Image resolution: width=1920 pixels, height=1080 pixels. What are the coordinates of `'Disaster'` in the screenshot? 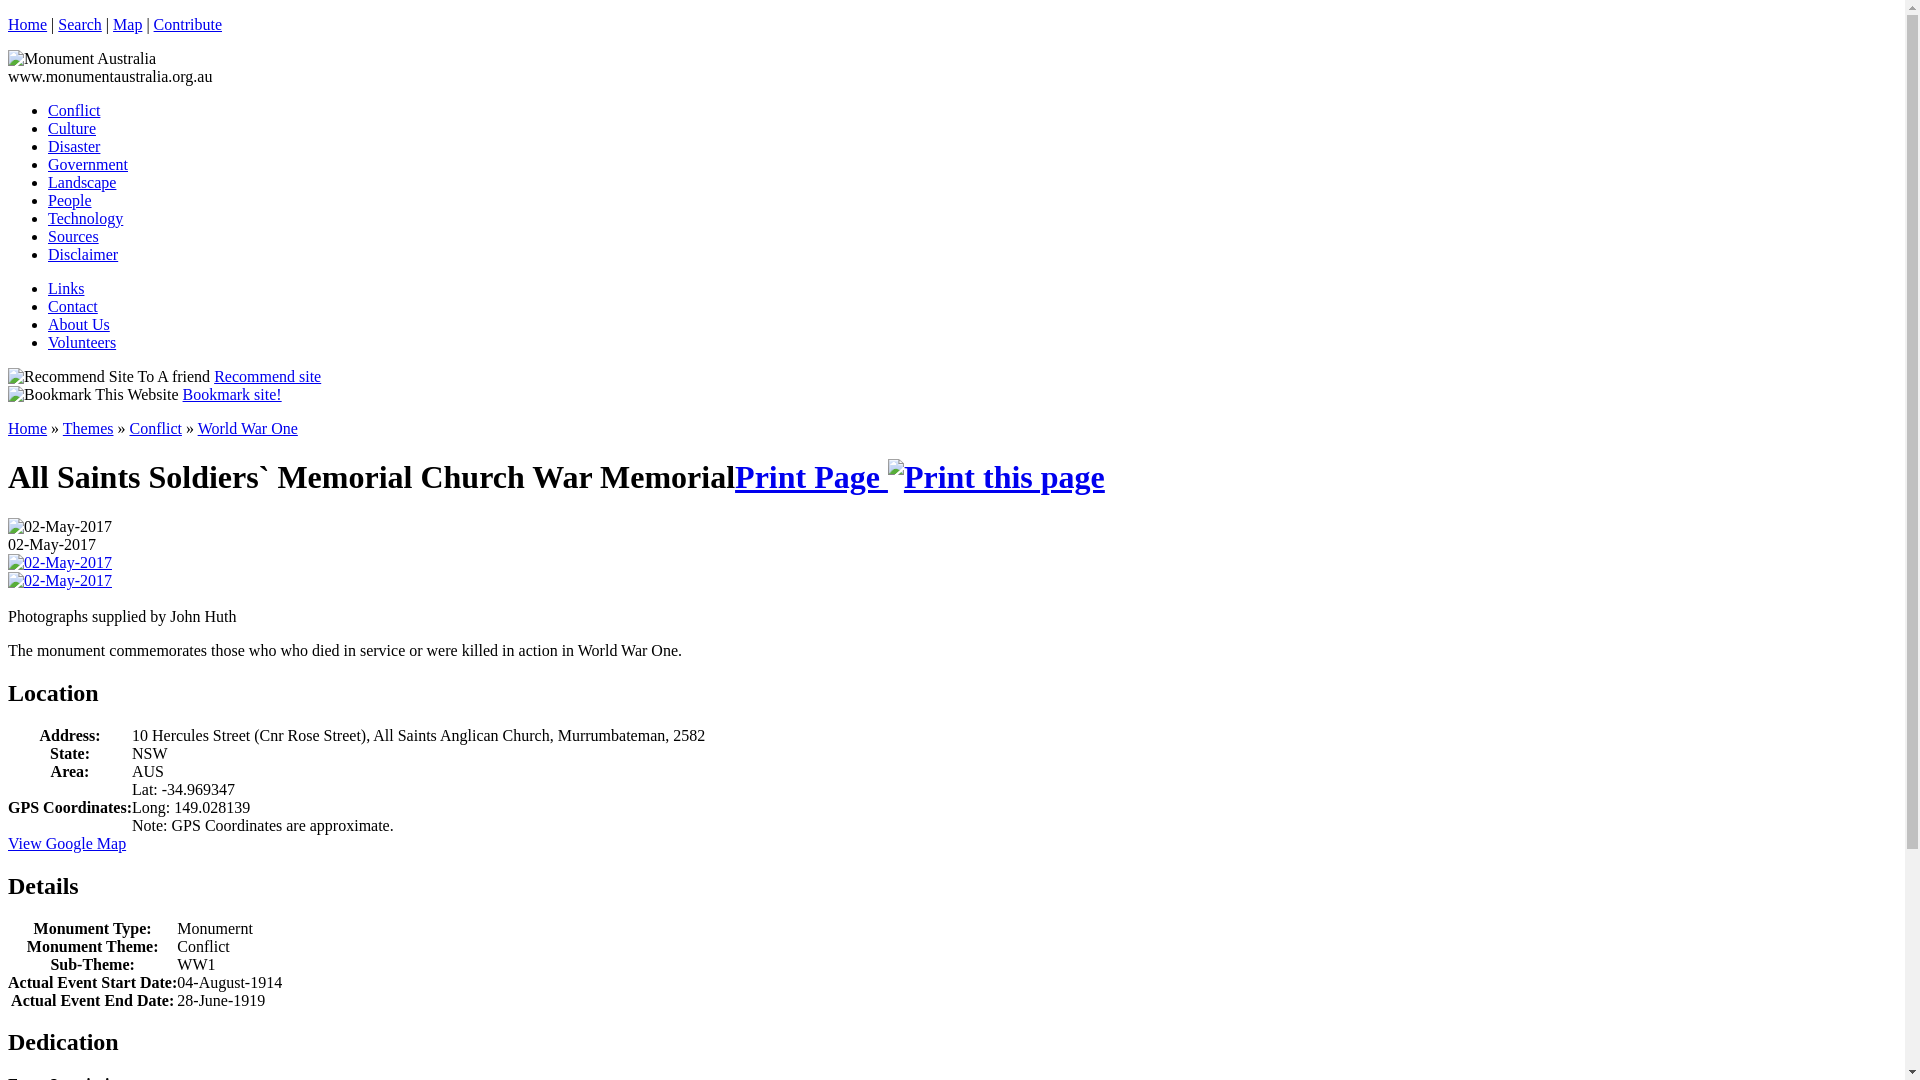 It's located at (48, 145).